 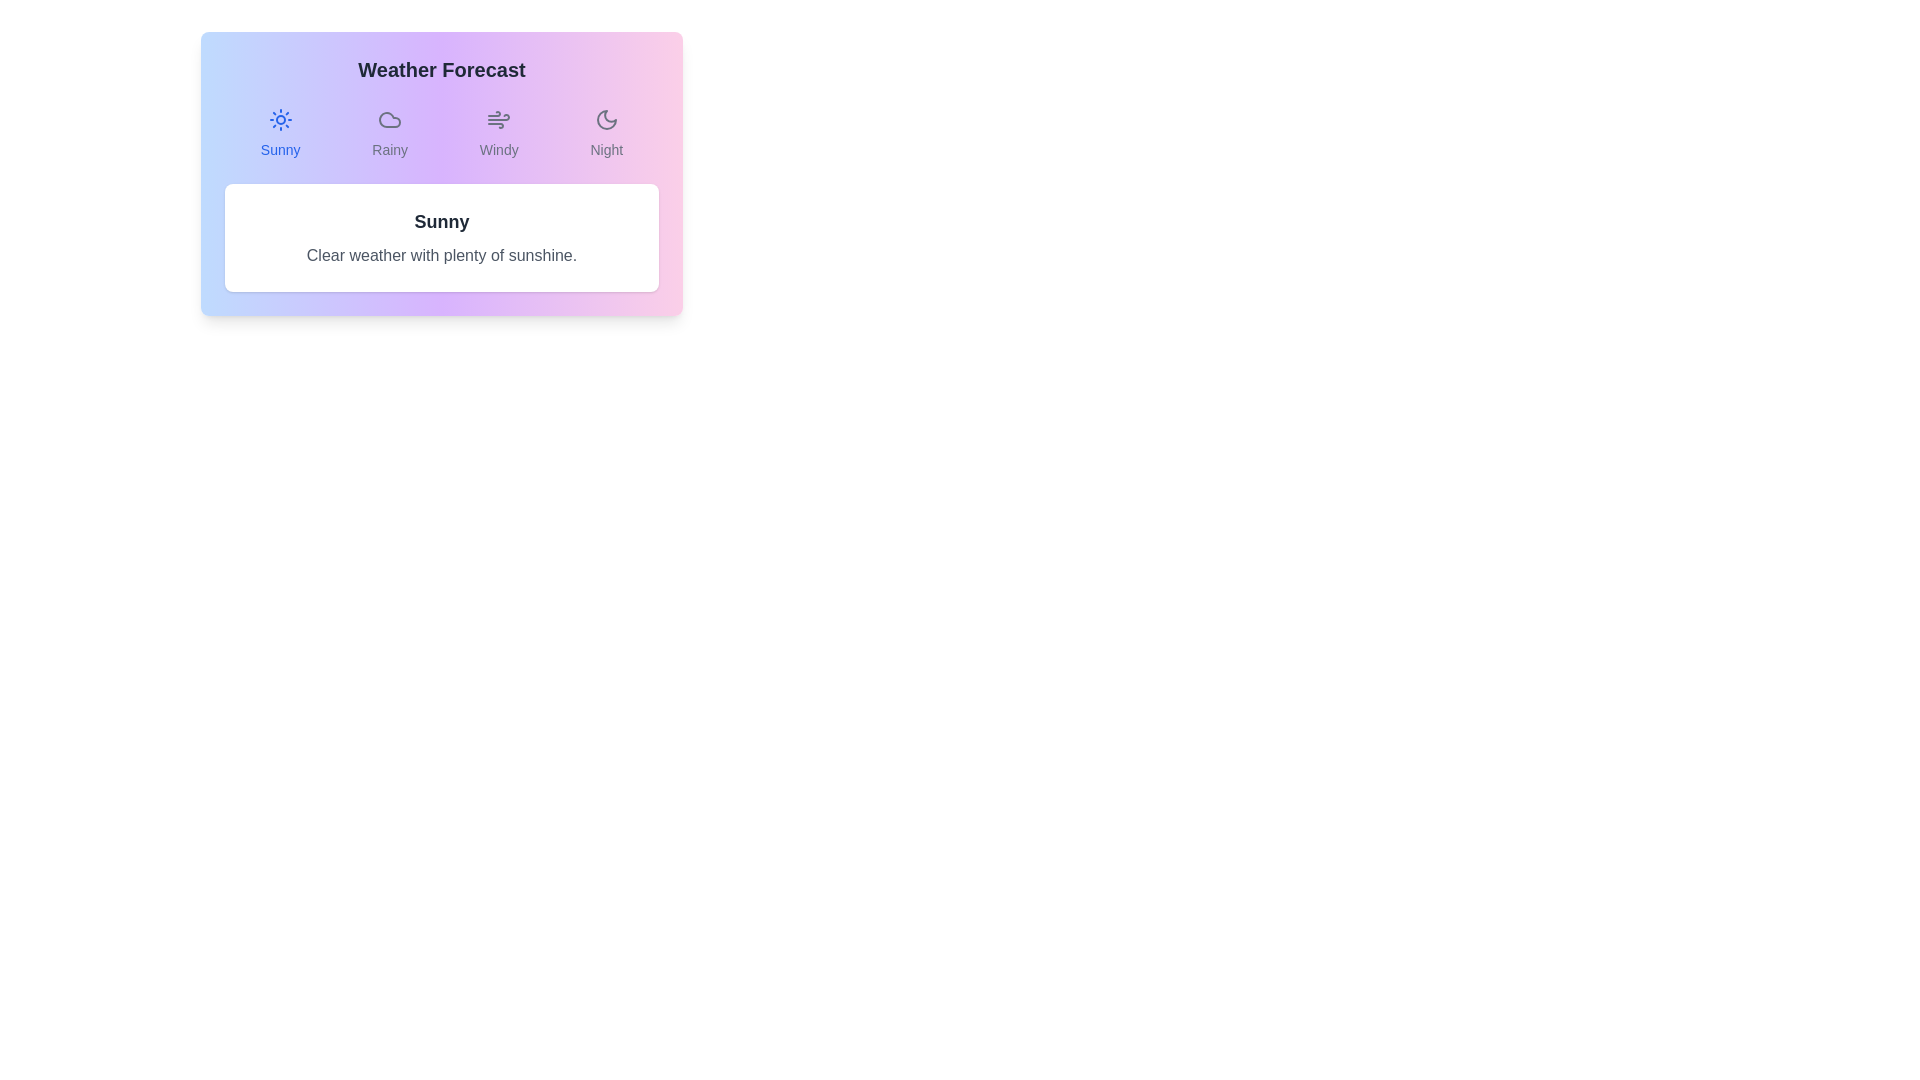 I want to click on the Windy tab by clicking on its button, so click(x=499, y=134).